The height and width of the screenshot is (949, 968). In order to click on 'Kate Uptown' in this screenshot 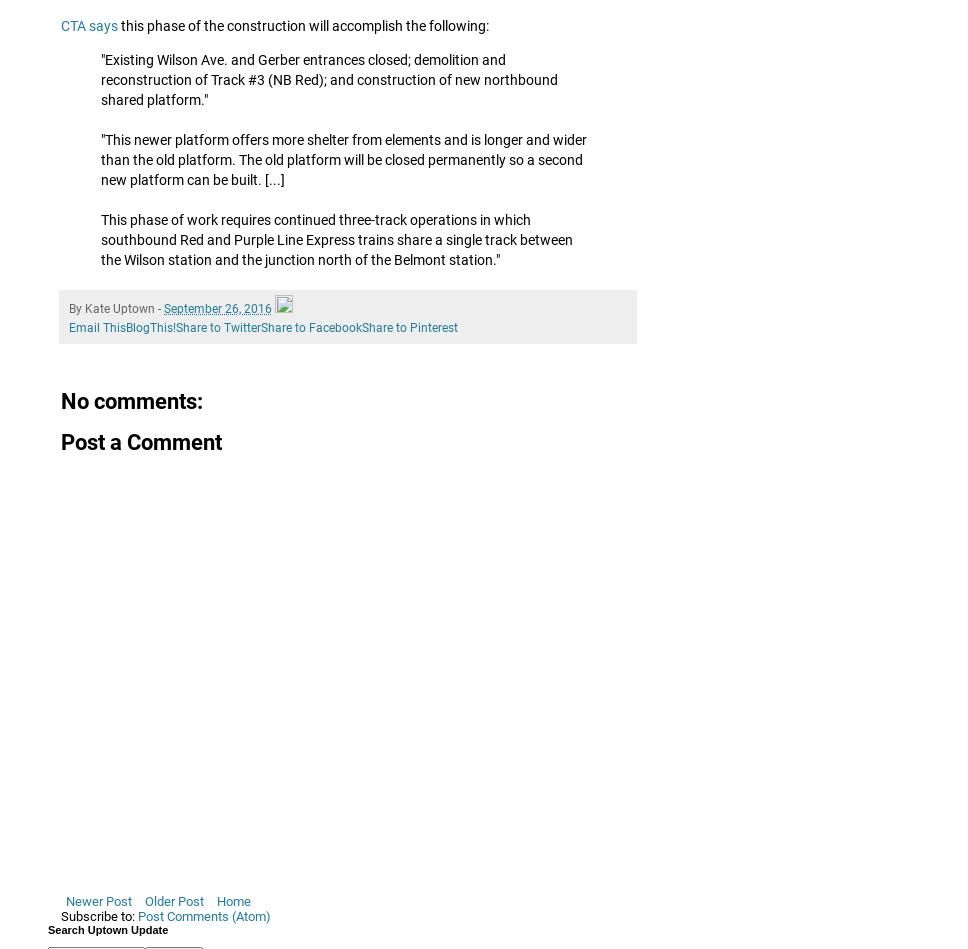, I will do `click(84, 307)`.